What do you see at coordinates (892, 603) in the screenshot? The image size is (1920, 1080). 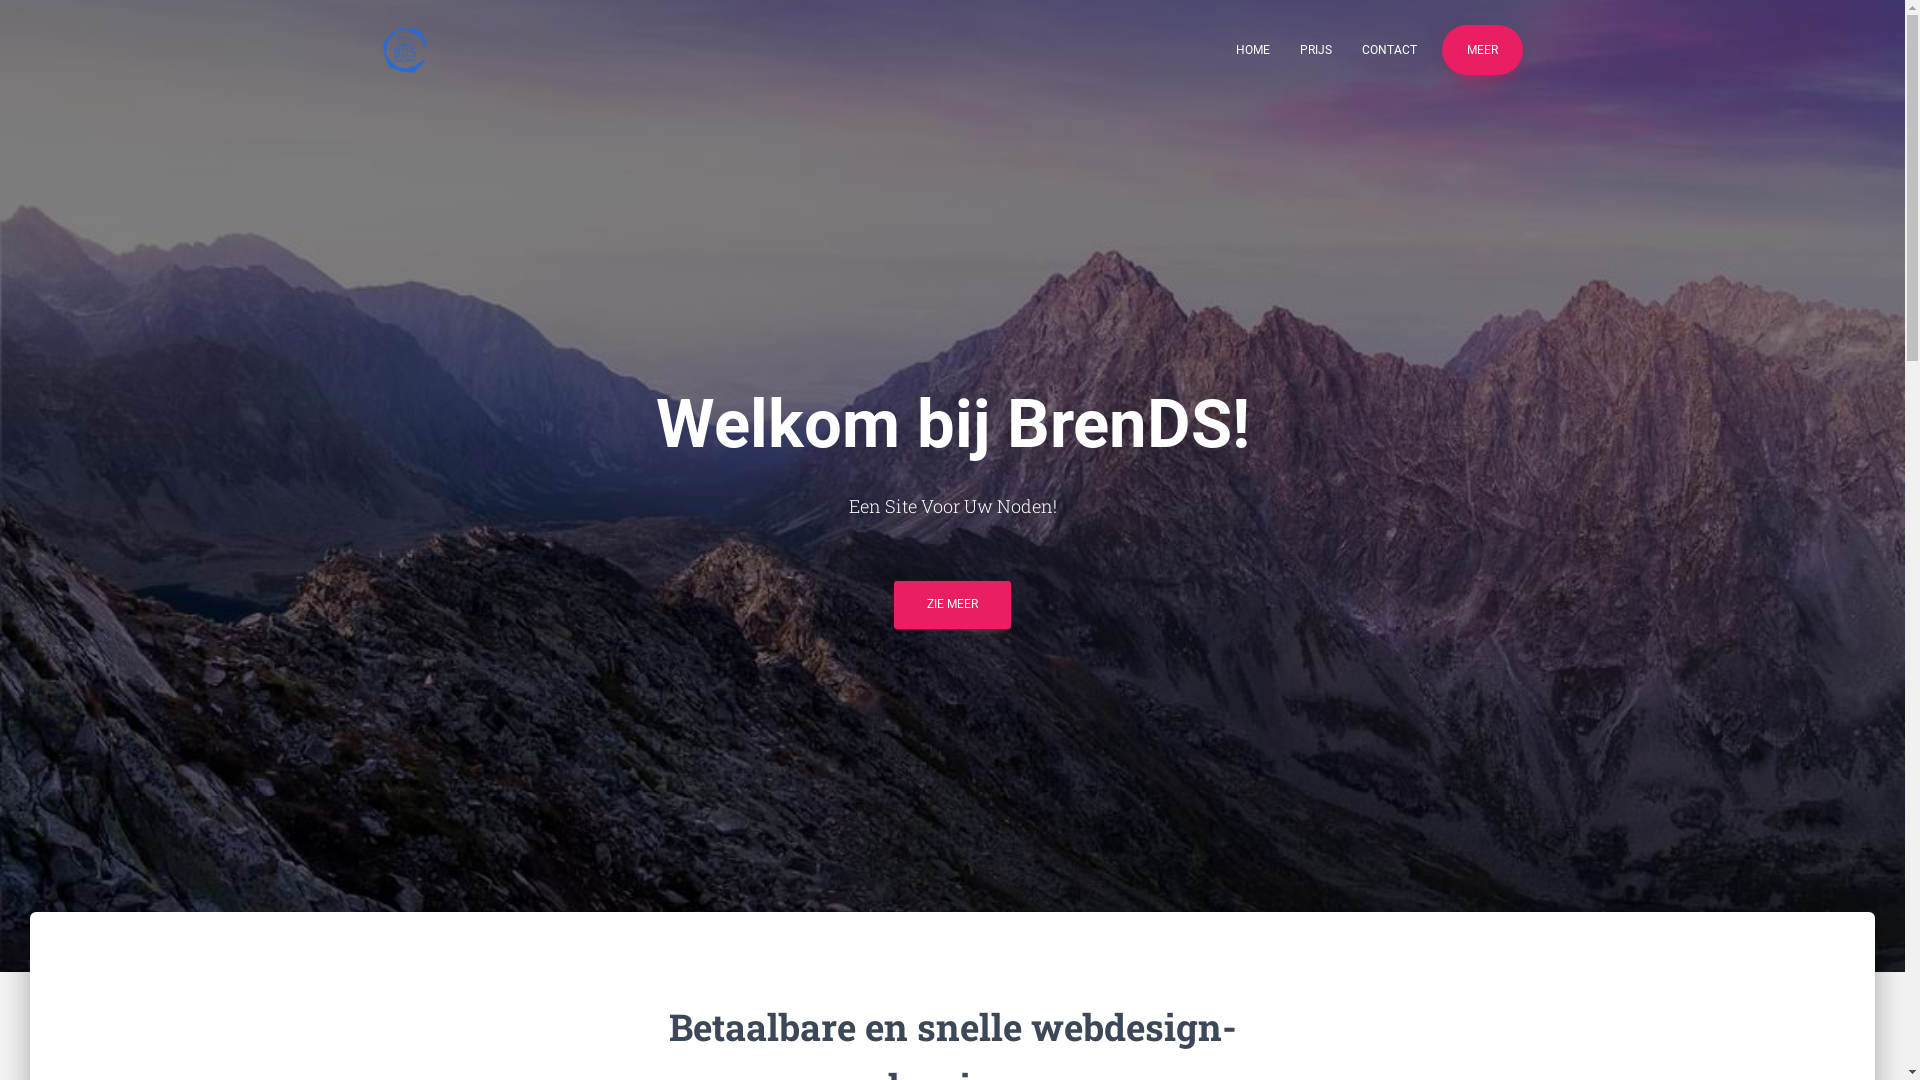 I see `'ZIE MEER'` at bounding box center [892, 603].